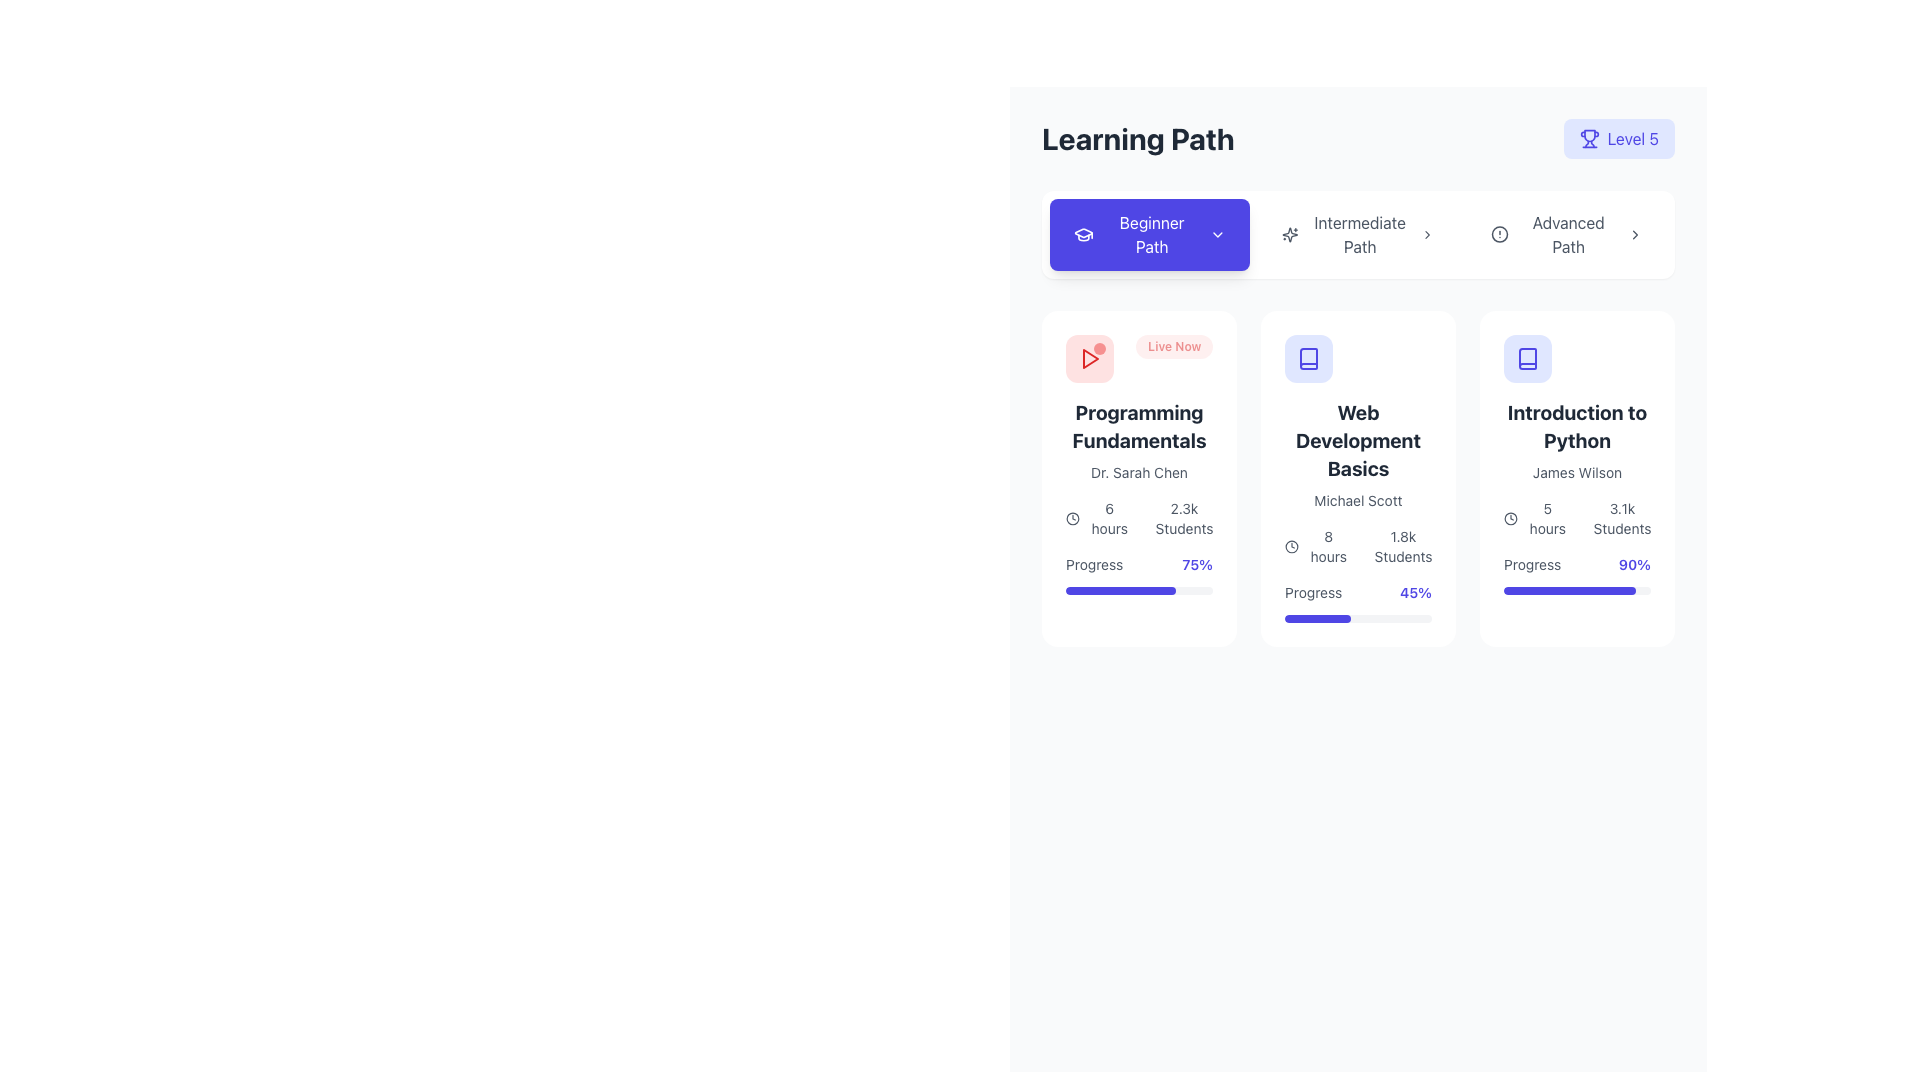  Describe the element at coordinates (1309, 357) in the screenshot. I see `the minimalistic blue book icon located in the header area of the 'Web Development Basics' card, which is centered horizontally above the title` at that location.